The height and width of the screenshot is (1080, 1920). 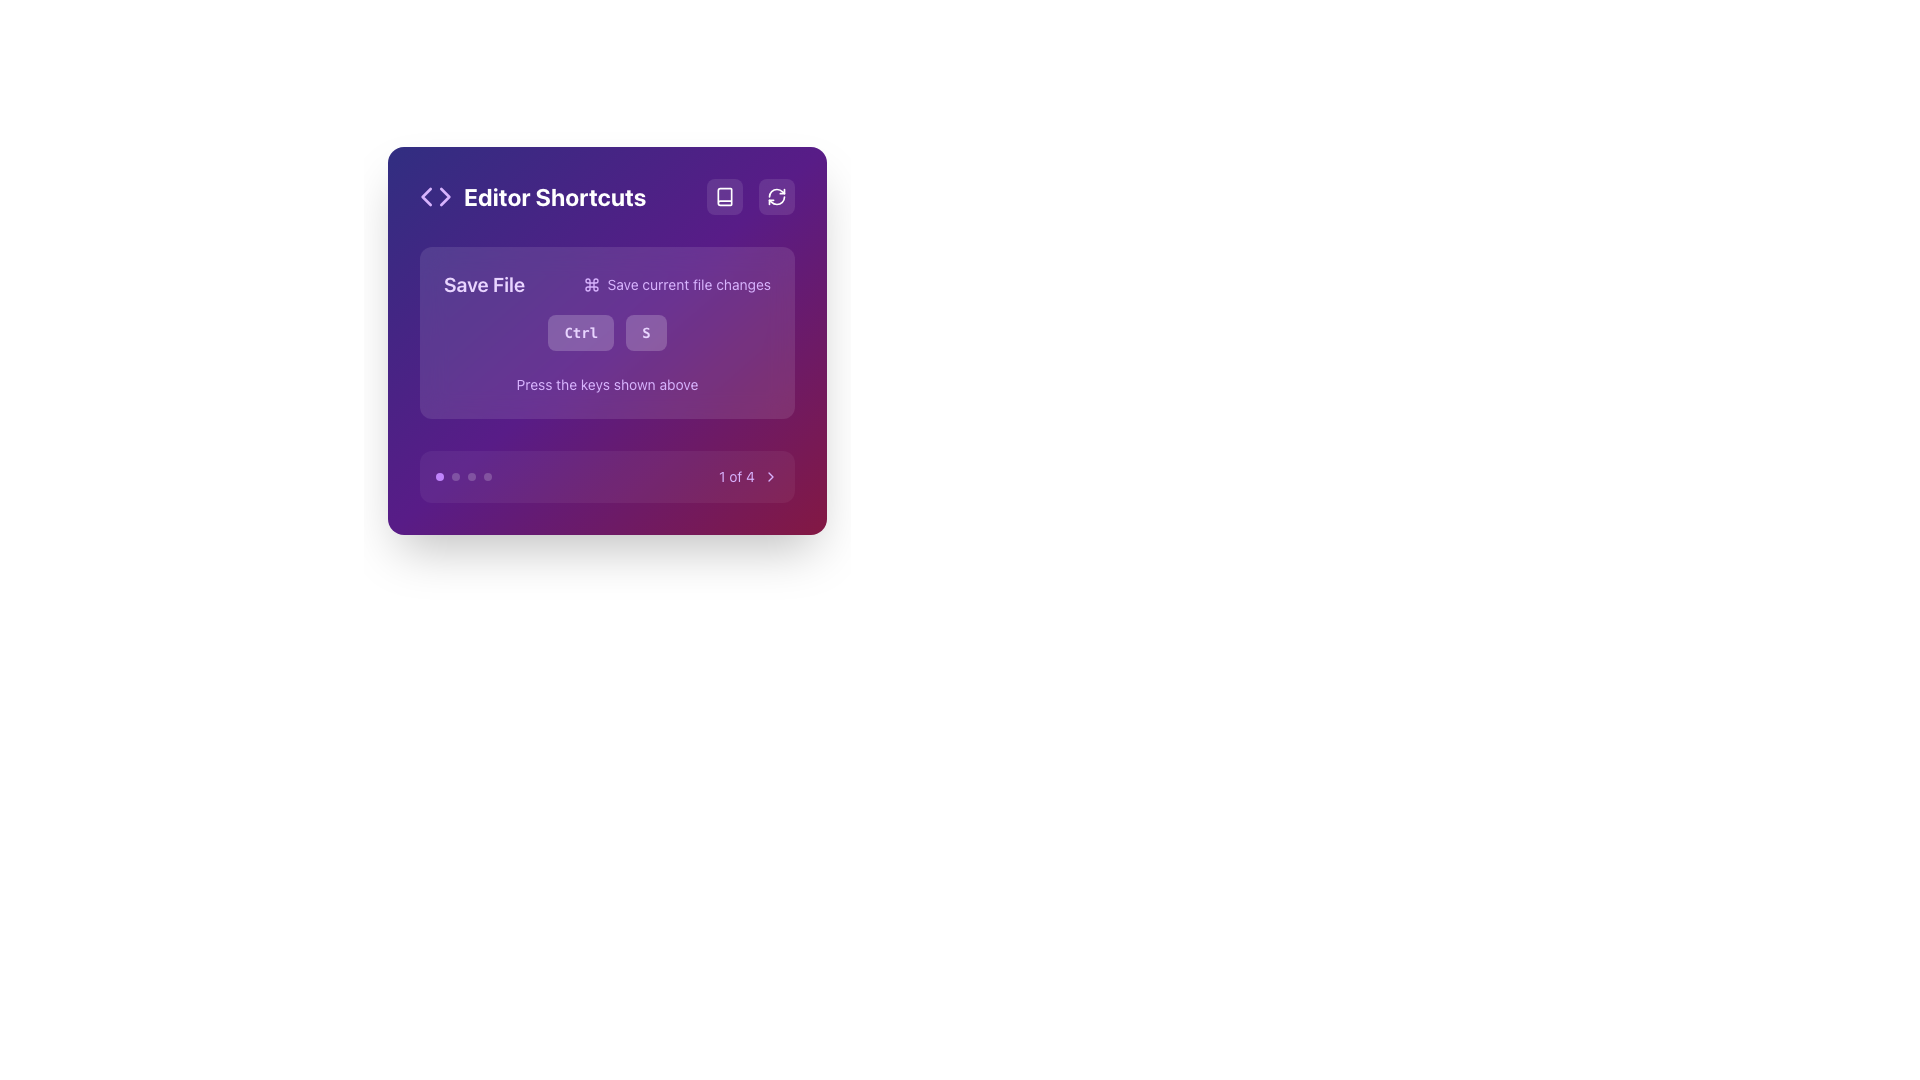 I want to click on the first circular indicator of the progress indicator located in the lower-left corner of the widget displaying shortcuts, which is highlighted in purple, so click(x=463, y=477).